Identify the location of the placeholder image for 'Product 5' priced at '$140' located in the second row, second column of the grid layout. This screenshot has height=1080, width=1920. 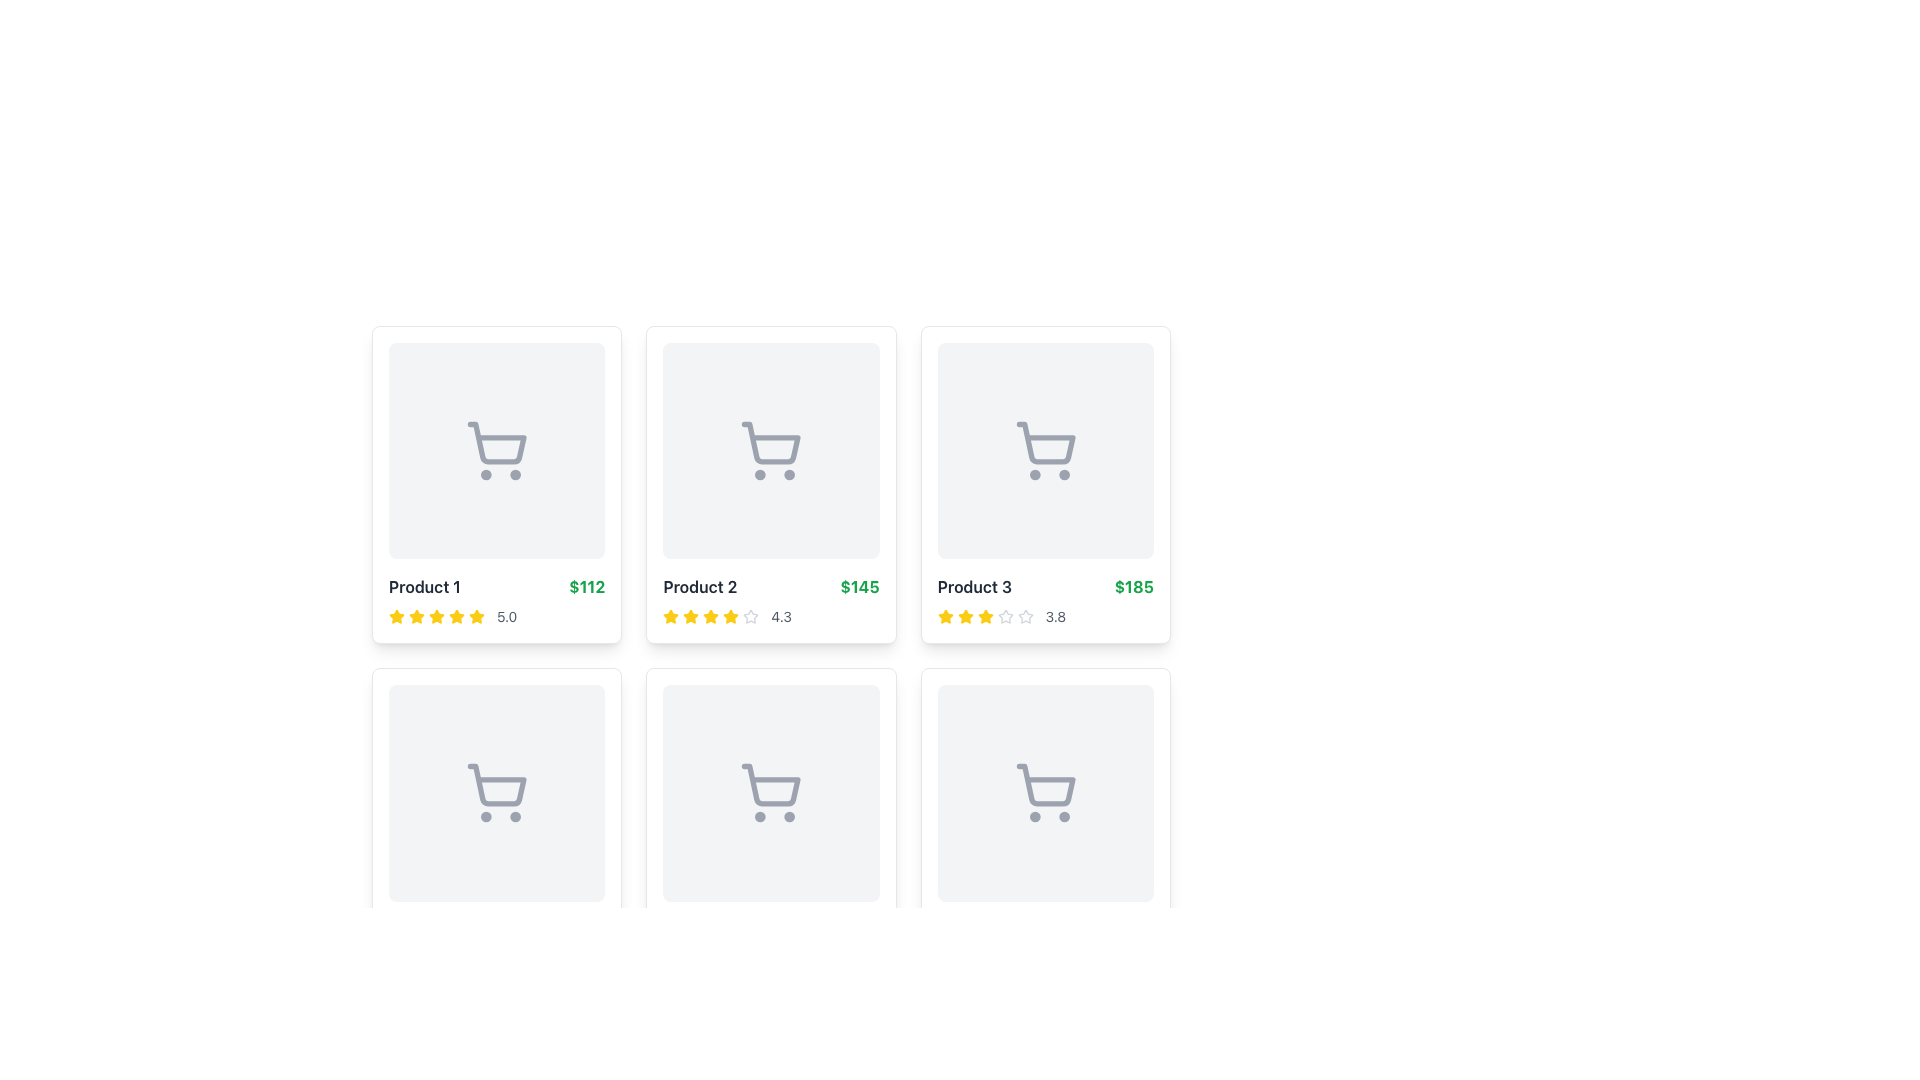
(770, 792).